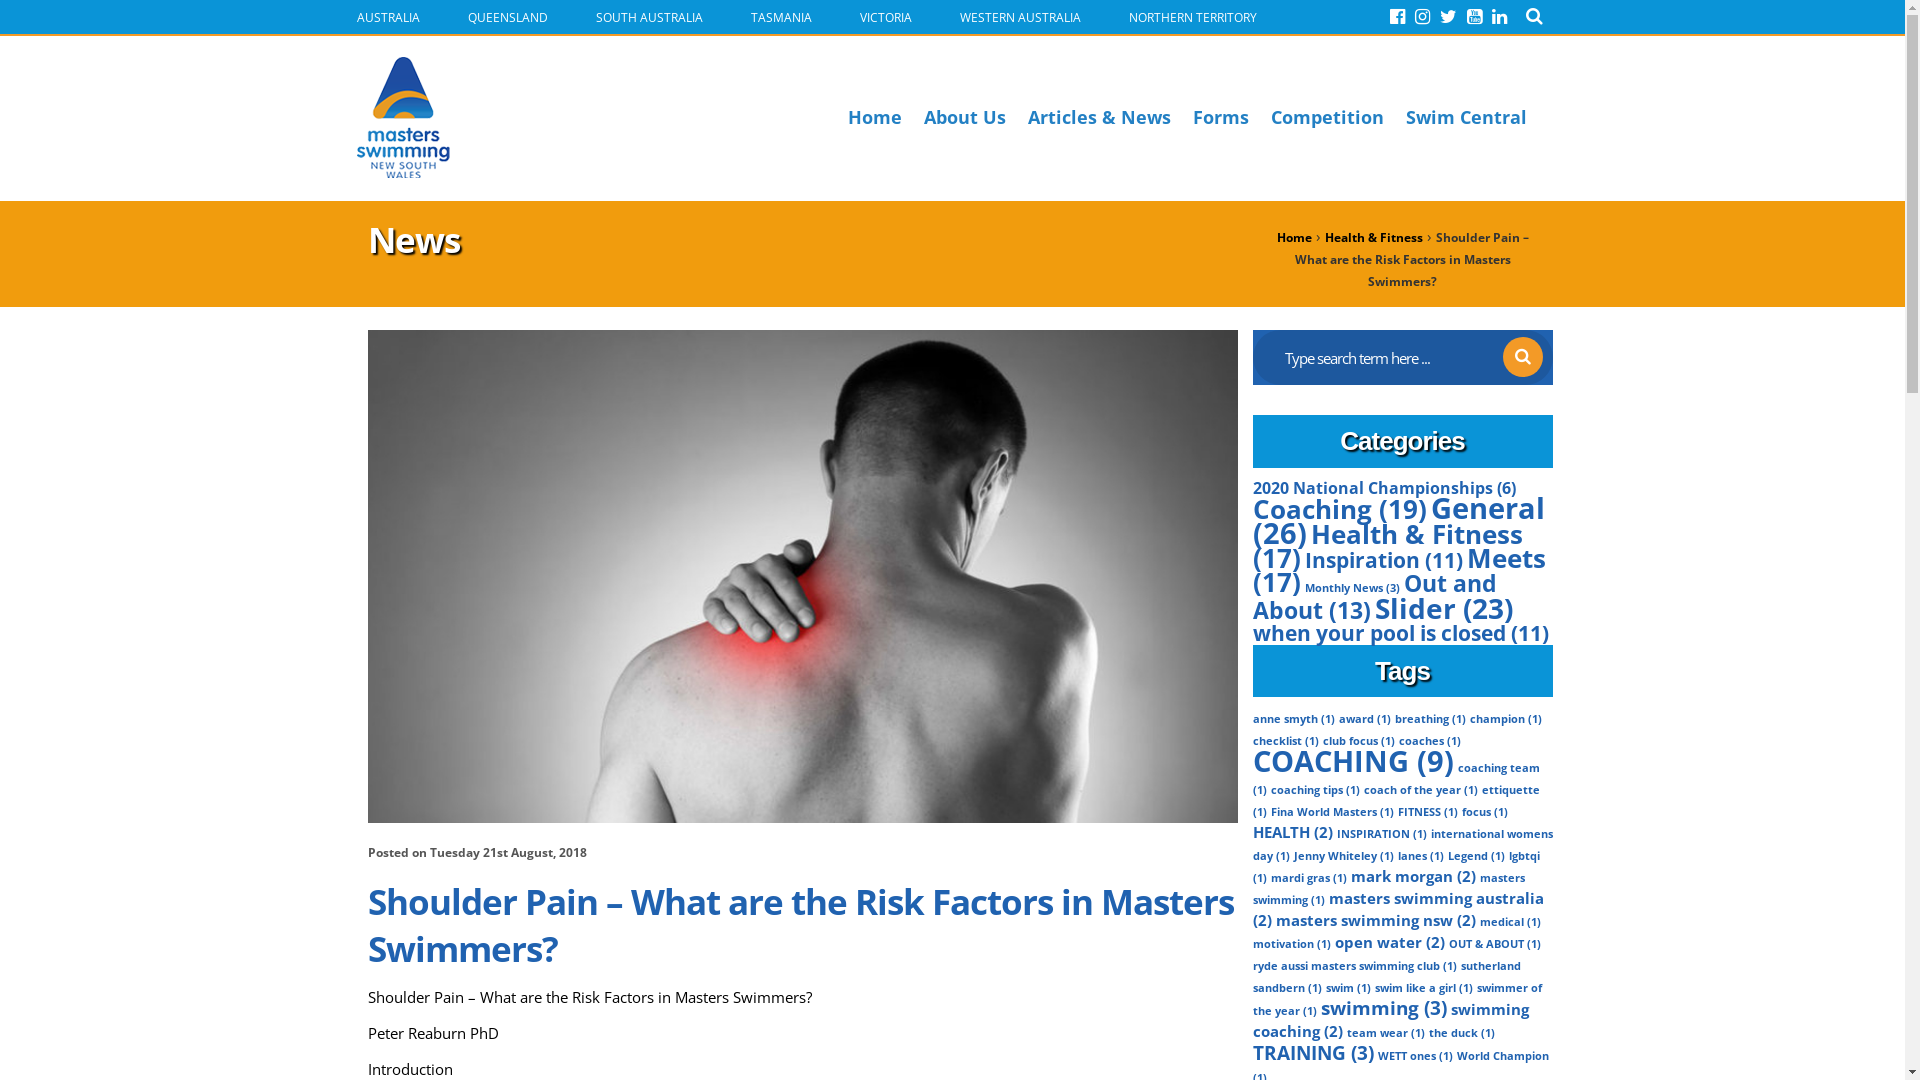 This screenshot has height=1080, width=1920. What do you see at coordinates (505, 15) in the screenshot?
I see `'QUEENSLAND'` at bounding box center [505, 15].